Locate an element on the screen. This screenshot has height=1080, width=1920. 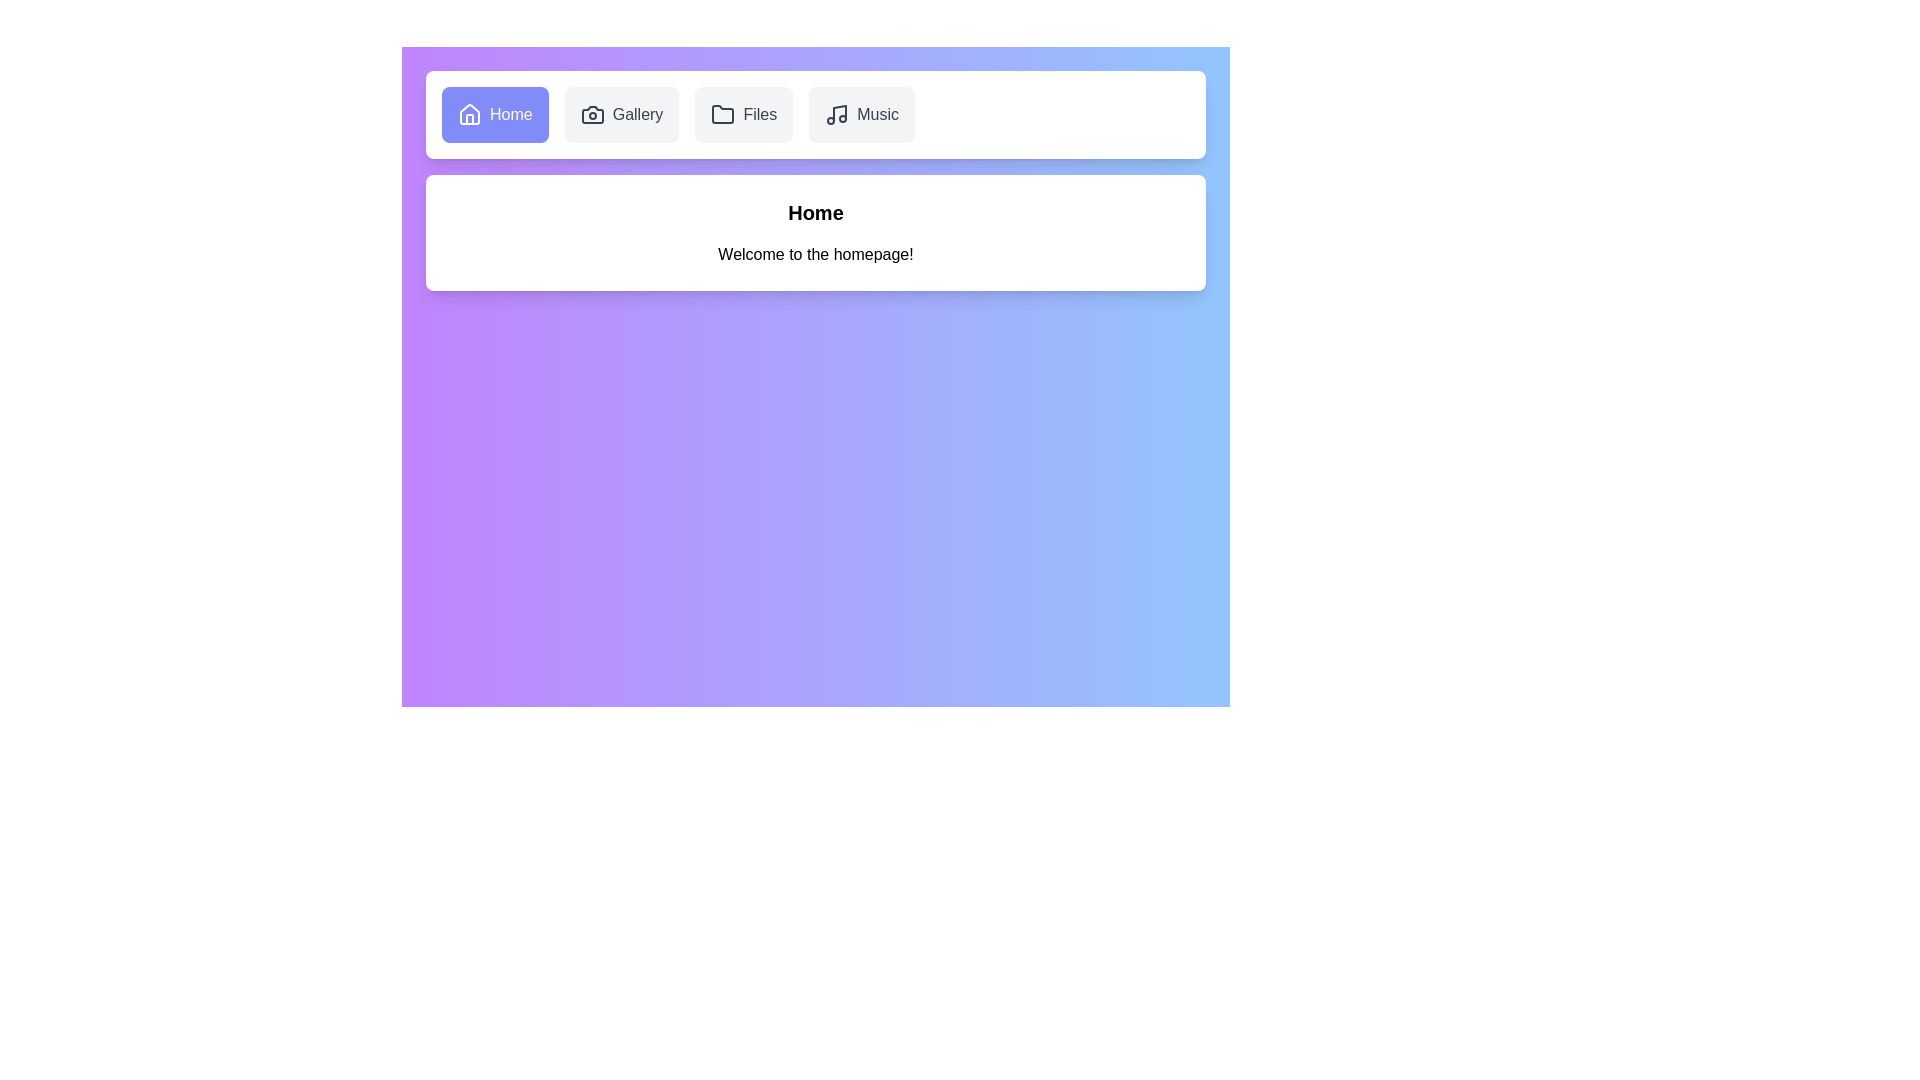
the button labeled Home to observe visual feedback is located at coordinates (494, 115).